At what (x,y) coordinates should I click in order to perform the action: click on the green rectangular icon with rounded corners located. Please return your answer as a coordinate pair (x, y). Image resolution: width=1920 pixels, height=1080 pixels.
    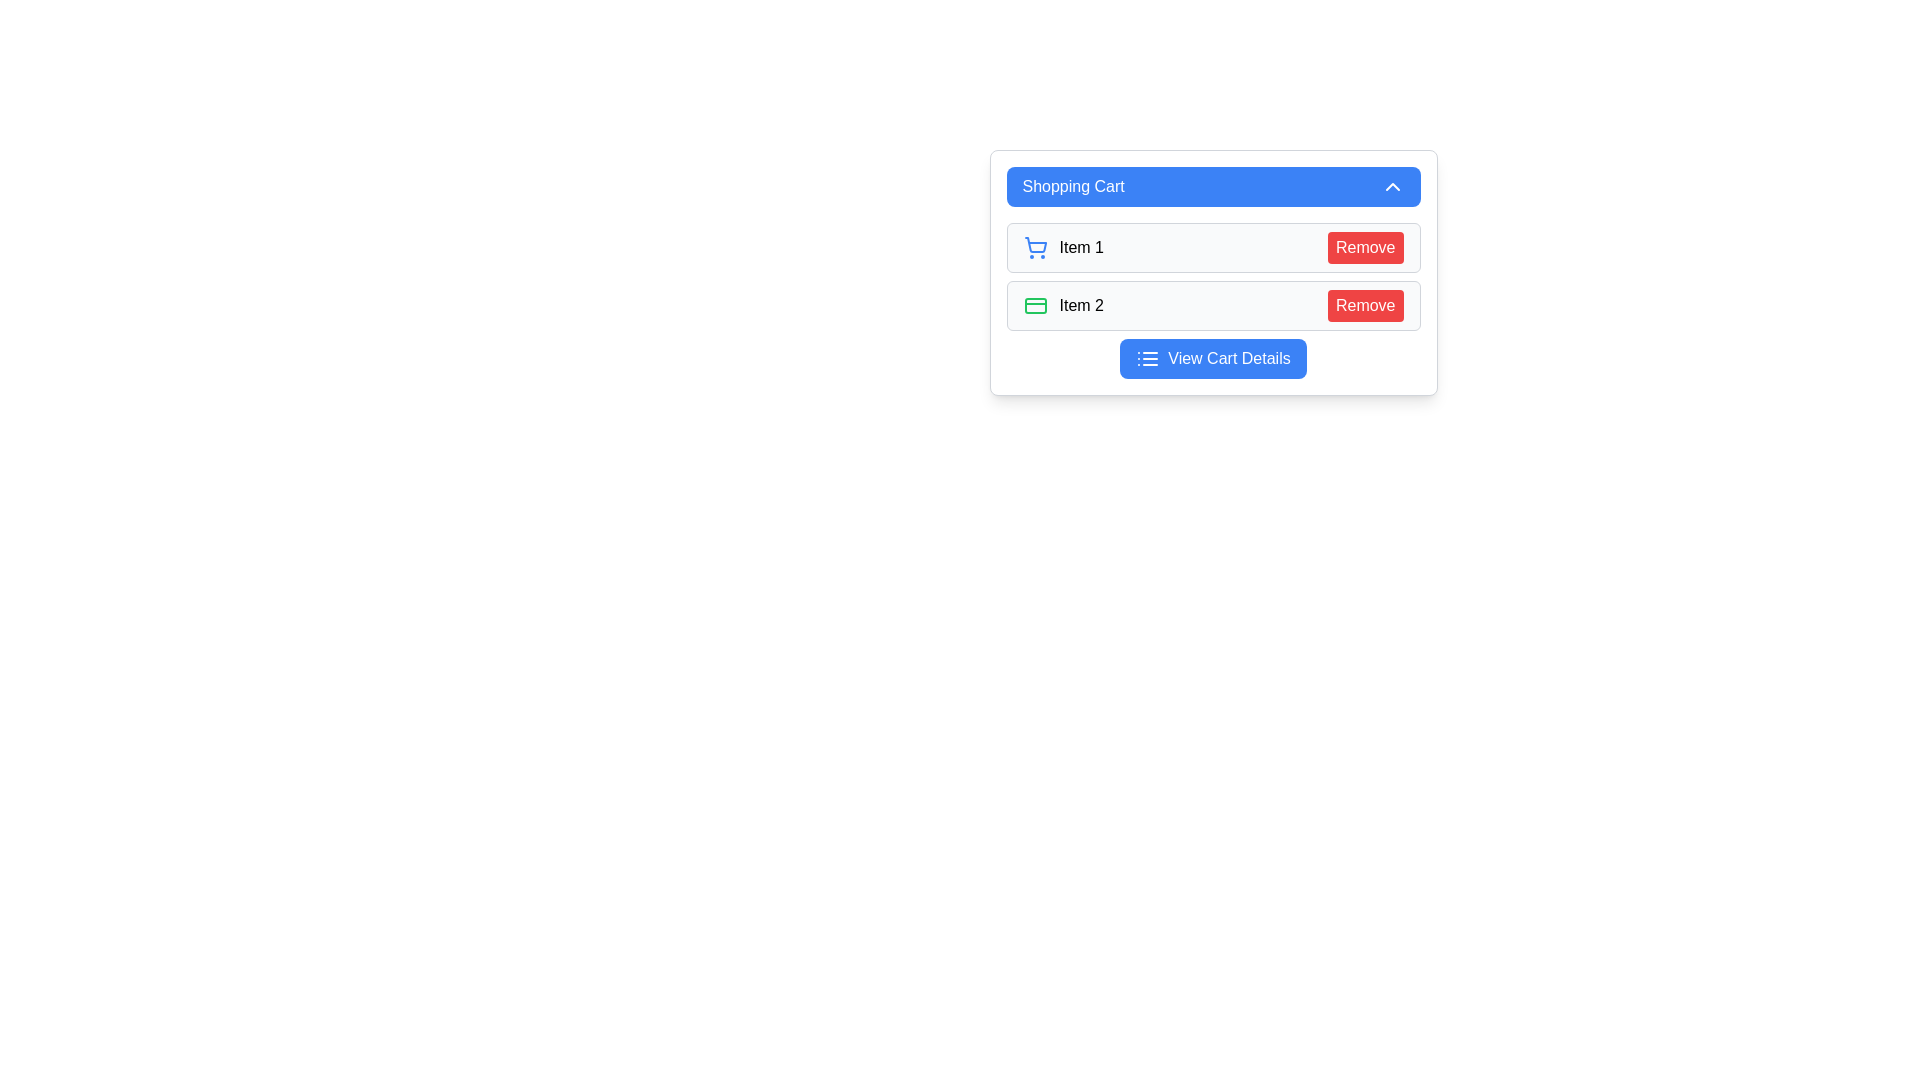
    Looking at the image, I should click on (1035, 305).